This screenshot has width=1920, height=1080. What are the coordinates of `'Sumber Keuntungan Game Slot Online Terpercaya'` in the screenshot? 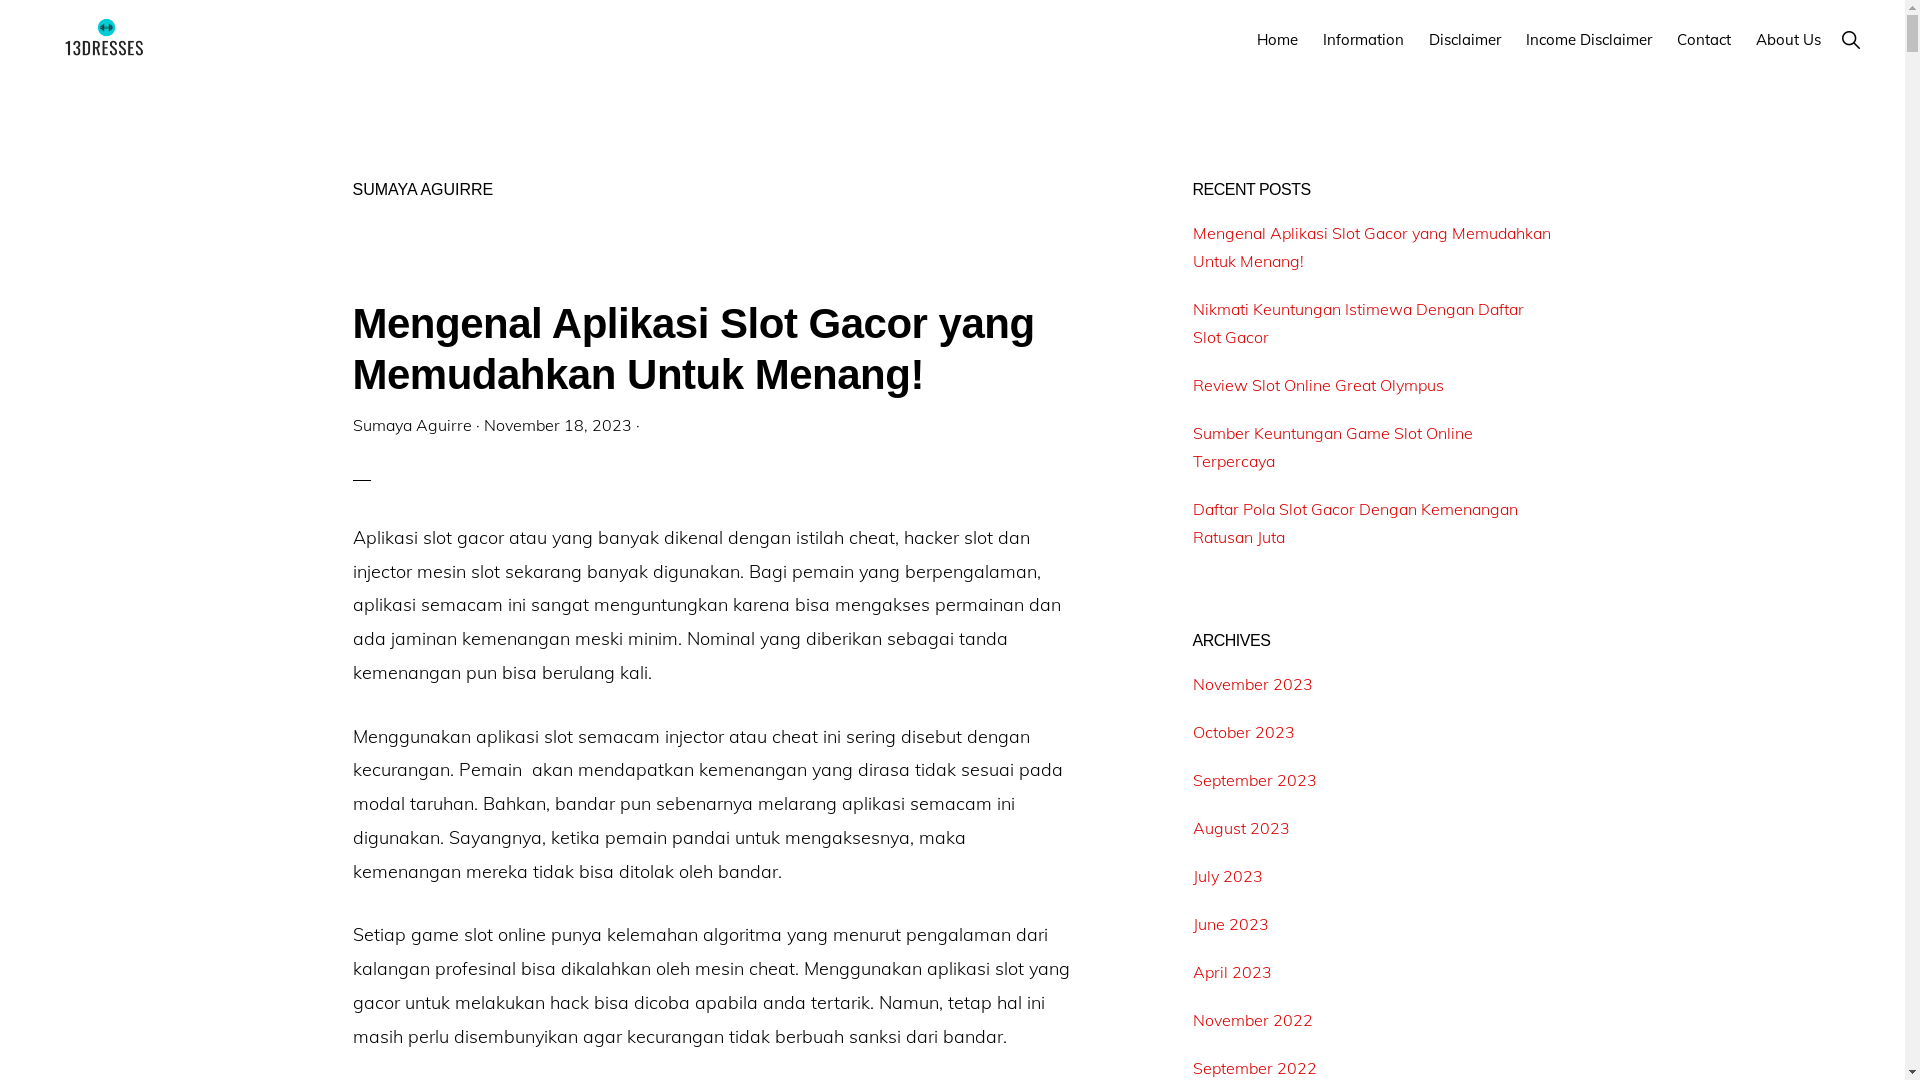 It's located at (1332, 446).